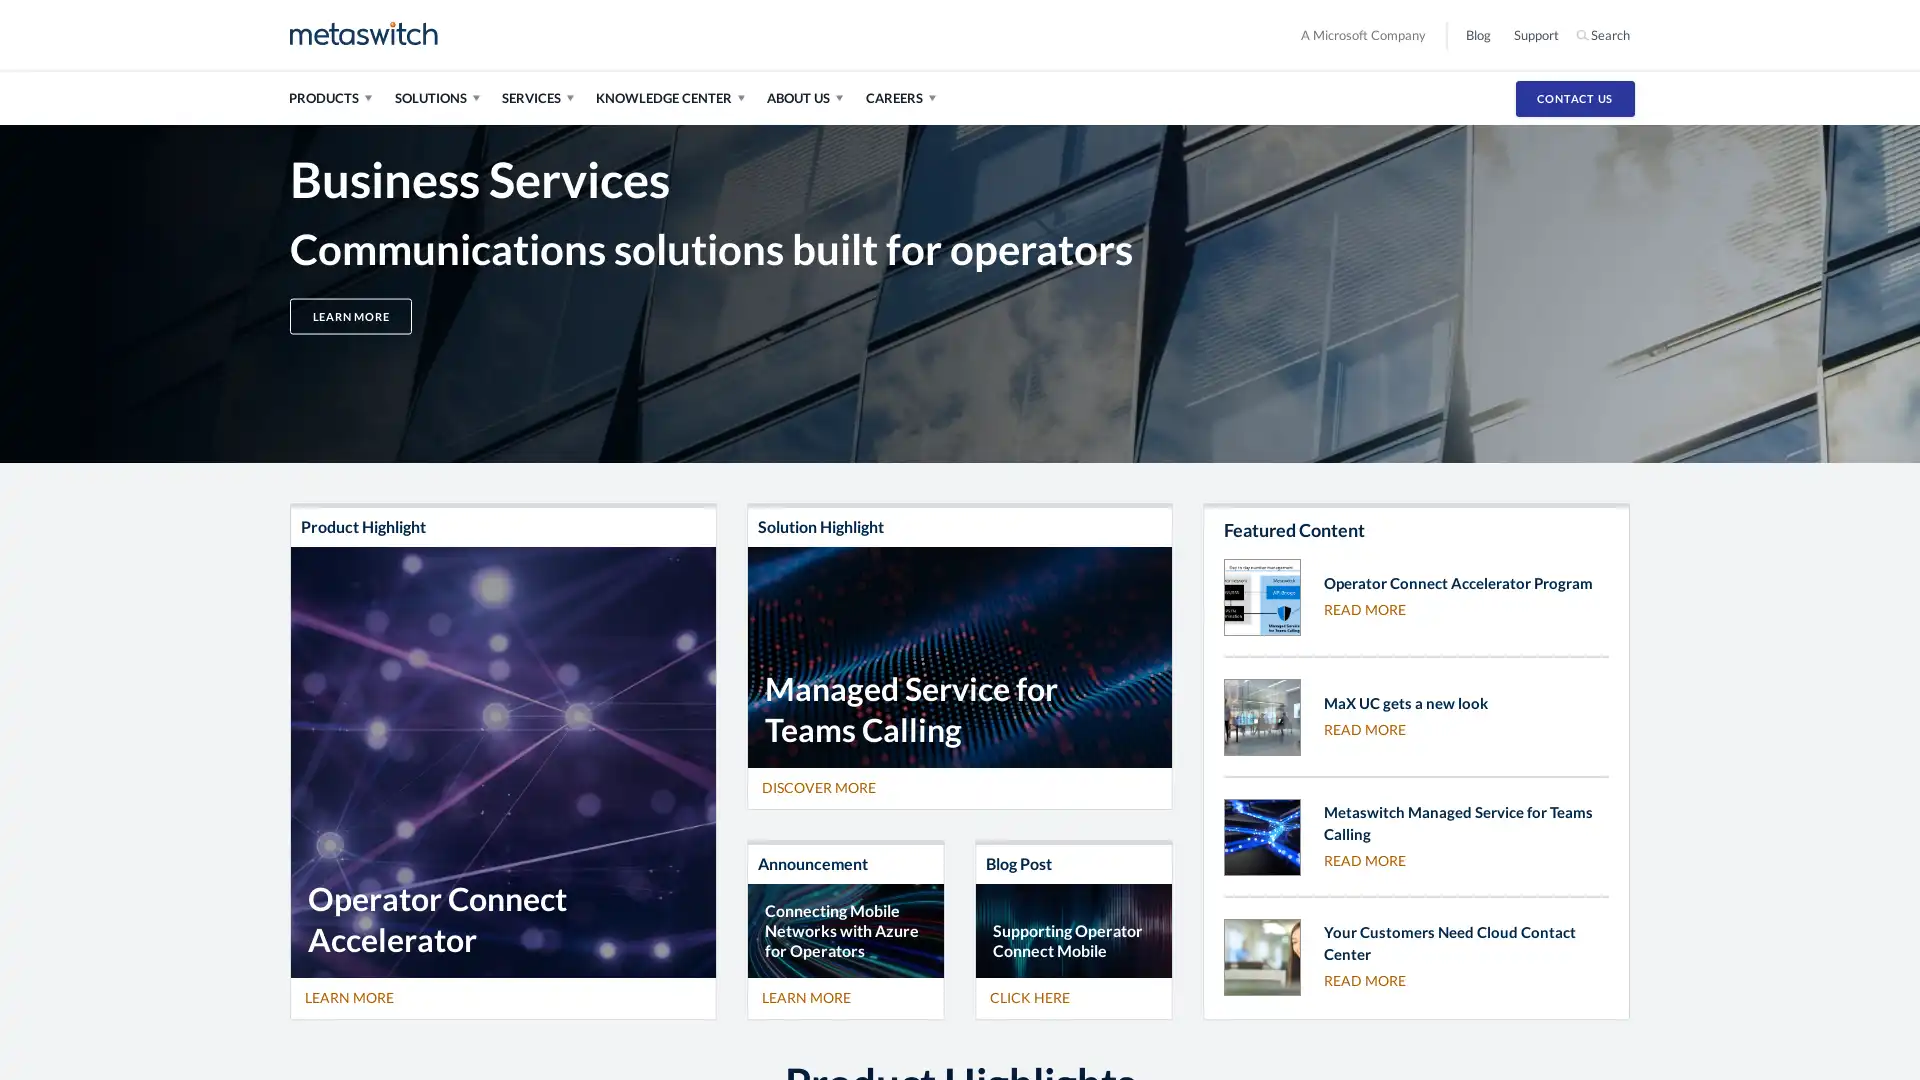 The image size is (1920, 1080). I want to click on Submit Search, so click(1645, 34).